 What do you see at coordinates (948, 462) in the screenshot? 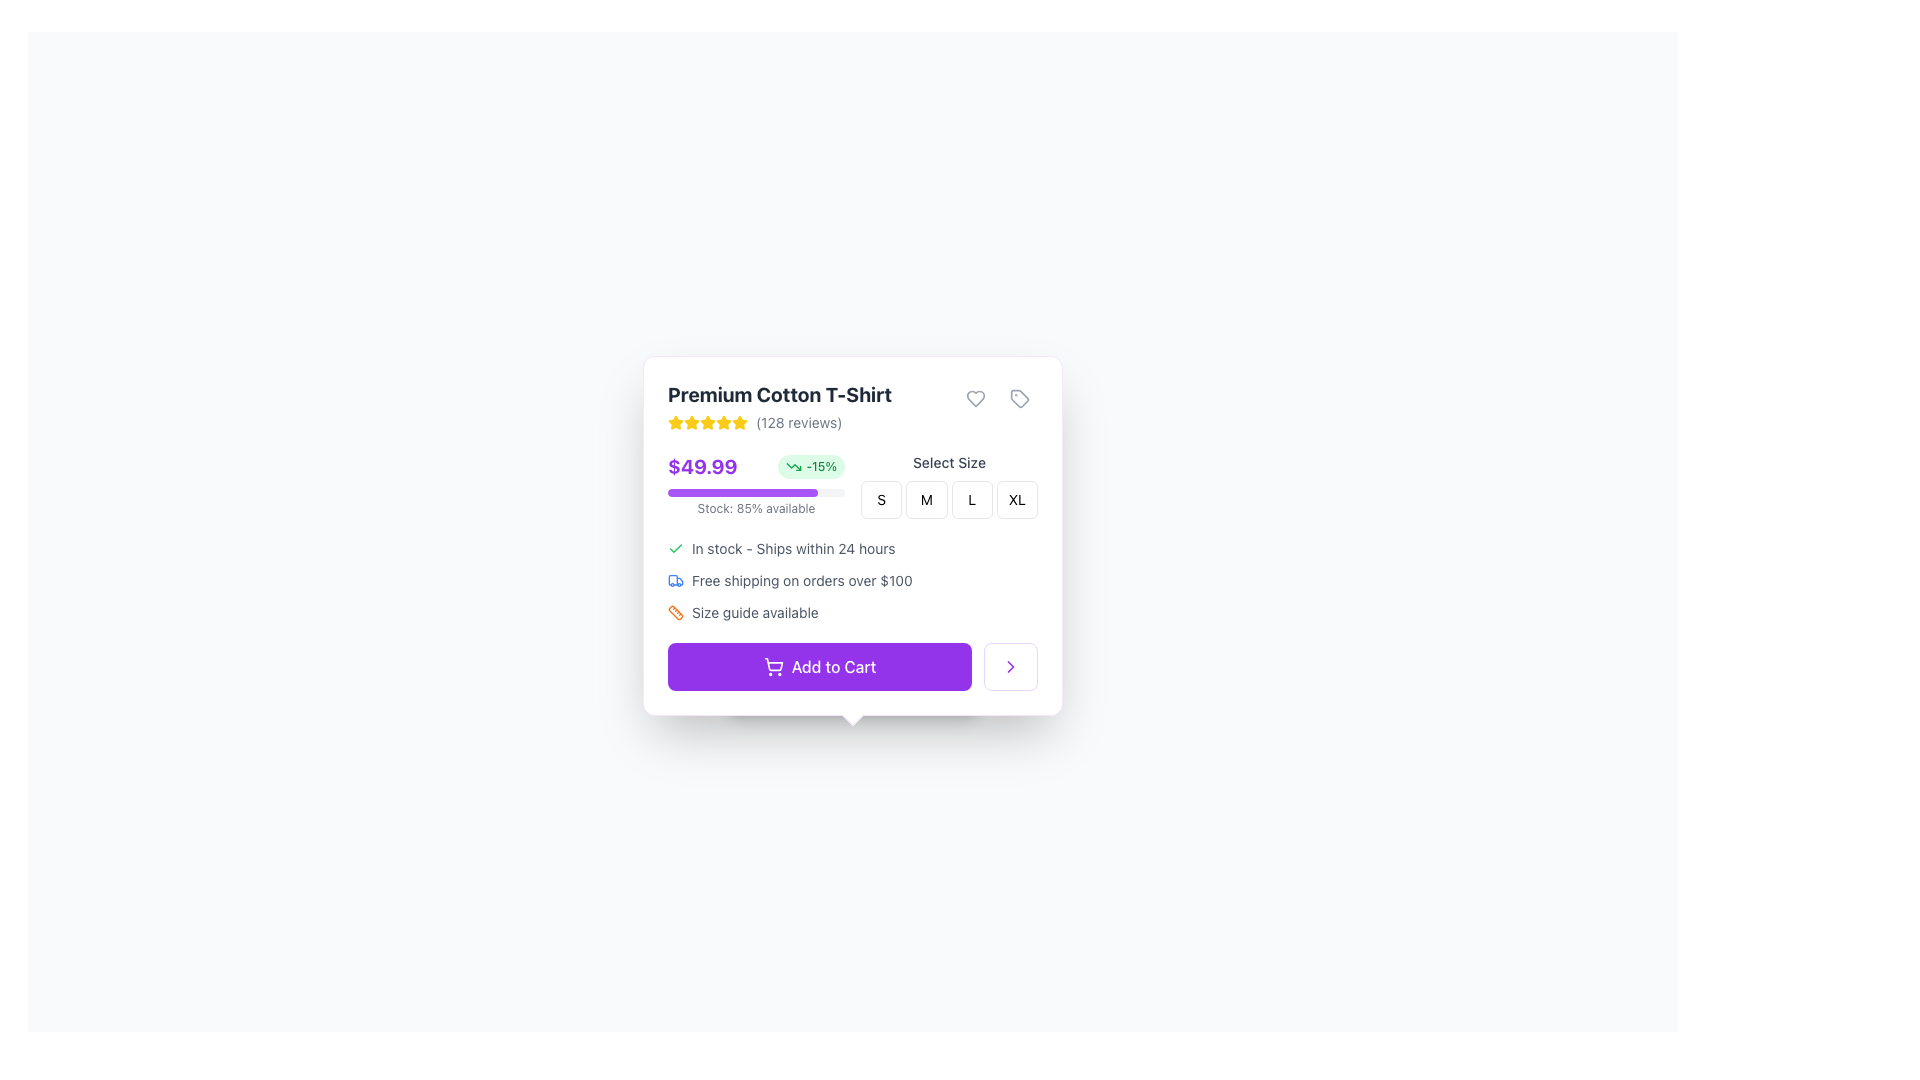
I see `the static text label that indicates the purpose of the size selection options above the interactive buttons for selecting sizes (S, M, L, XL) within the size selection area of the product card` at bounding box center [948, 462].